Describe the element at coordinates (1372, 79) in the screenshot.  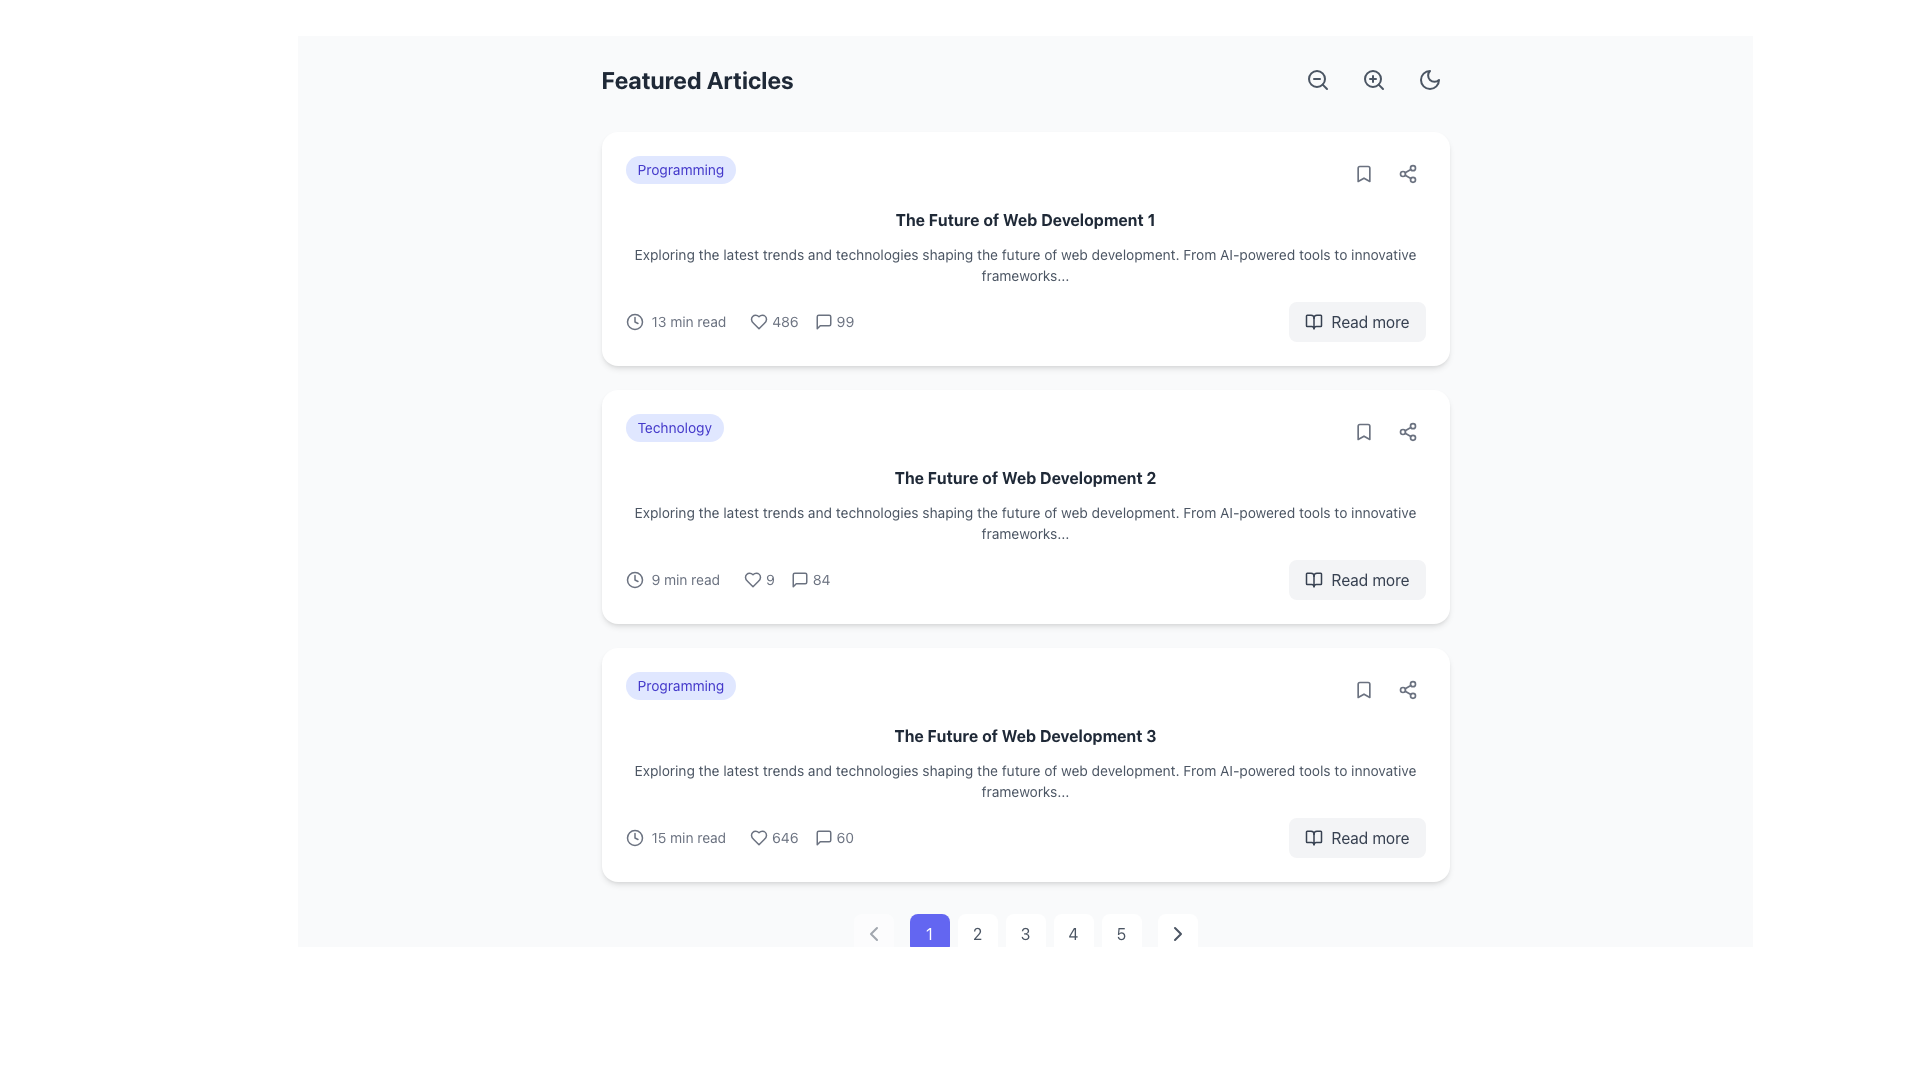
I see `the circular button featuring a magnifying glass icon with a plus symbol inside, located` at that location.